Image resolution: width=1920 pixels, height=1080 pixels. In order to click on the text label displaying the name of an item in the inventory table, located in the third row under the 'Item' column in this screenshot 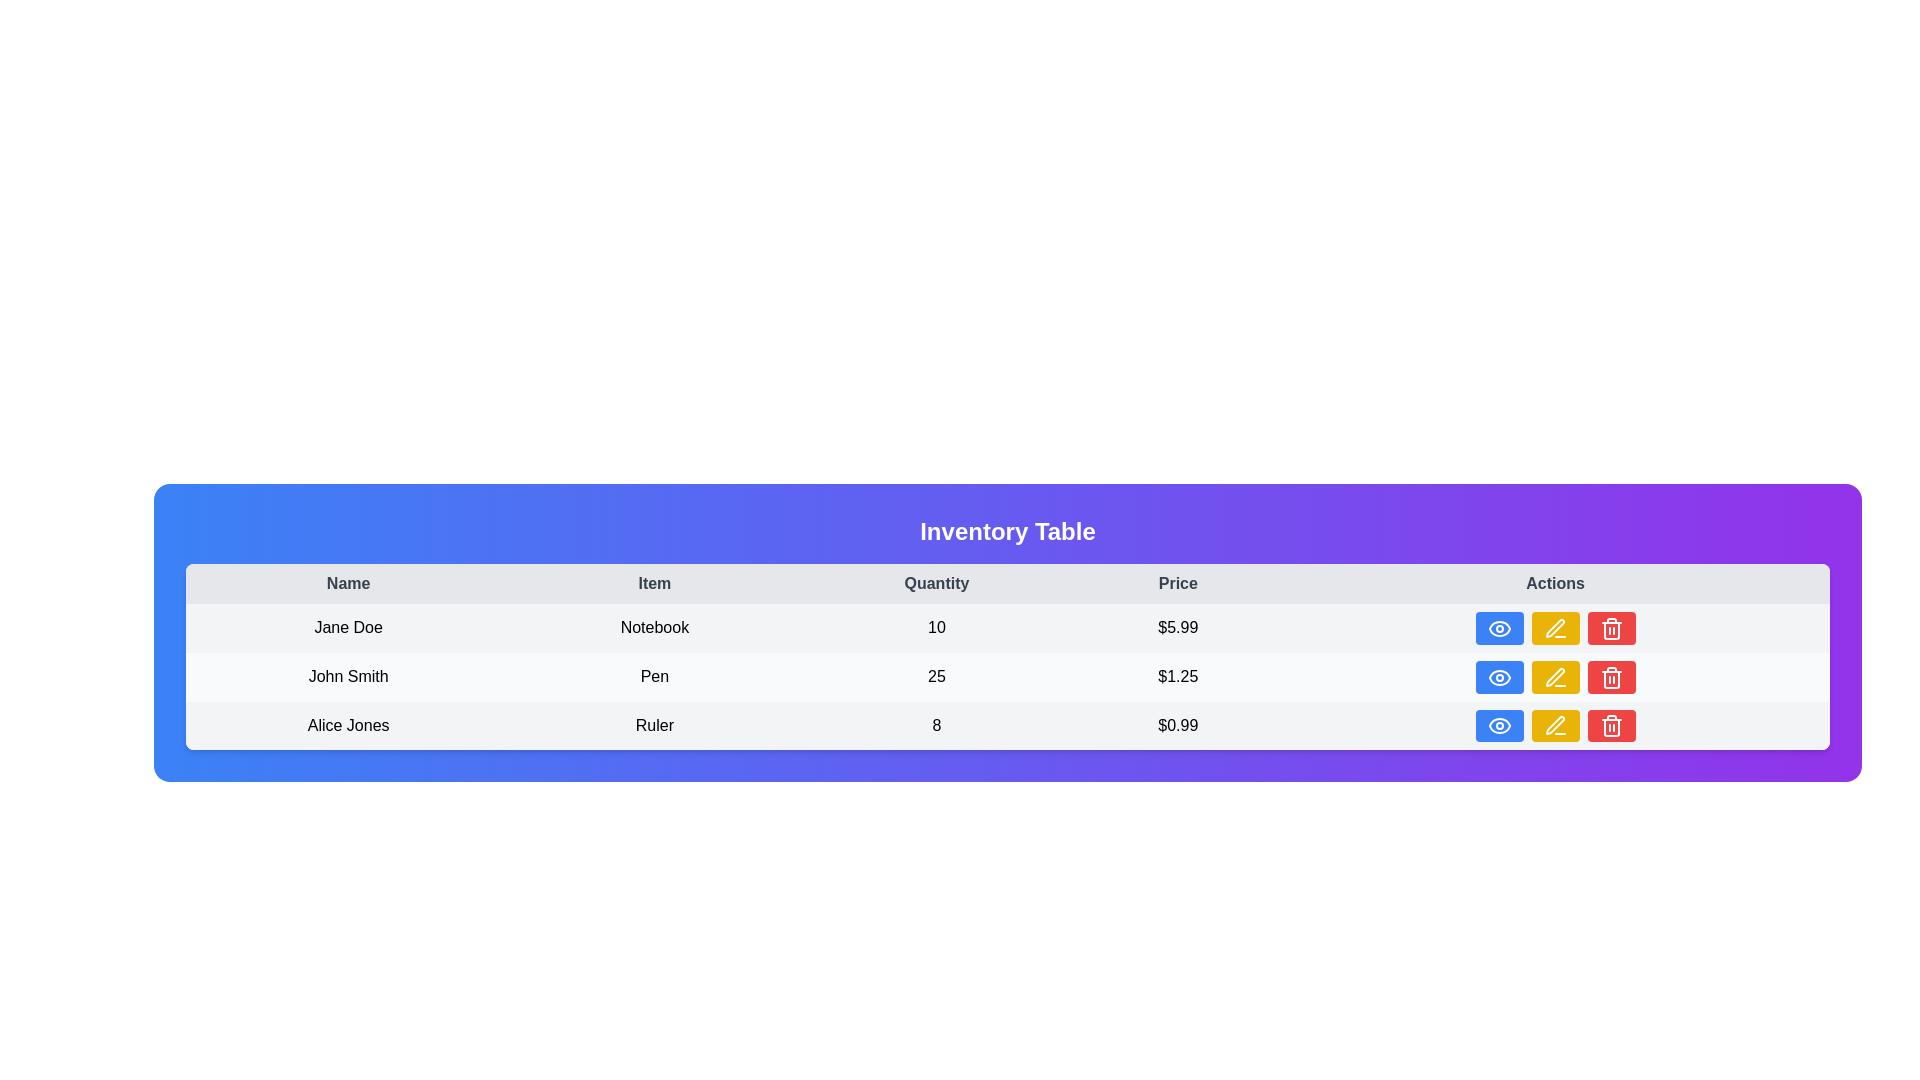, I will do `click(654, 725)`.